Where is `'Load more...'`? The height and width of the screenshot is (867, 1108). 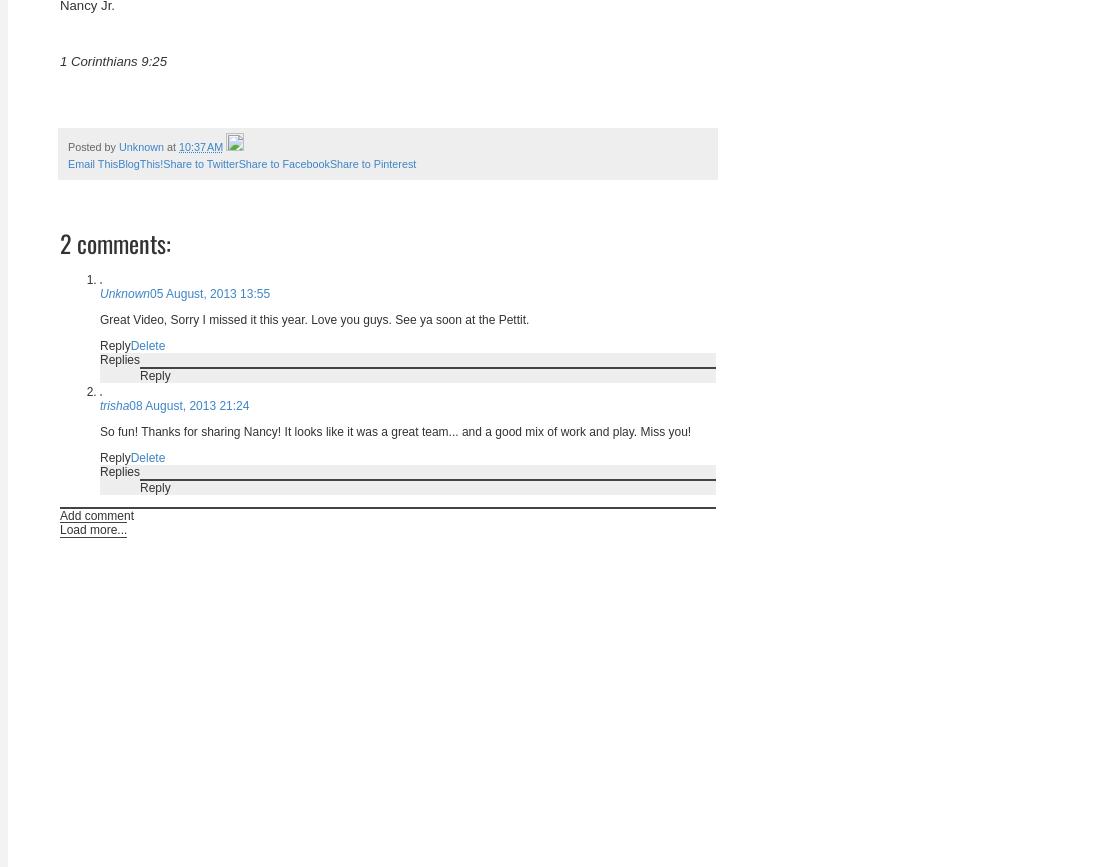 'Load more...' is located at coordinates (93, 527).